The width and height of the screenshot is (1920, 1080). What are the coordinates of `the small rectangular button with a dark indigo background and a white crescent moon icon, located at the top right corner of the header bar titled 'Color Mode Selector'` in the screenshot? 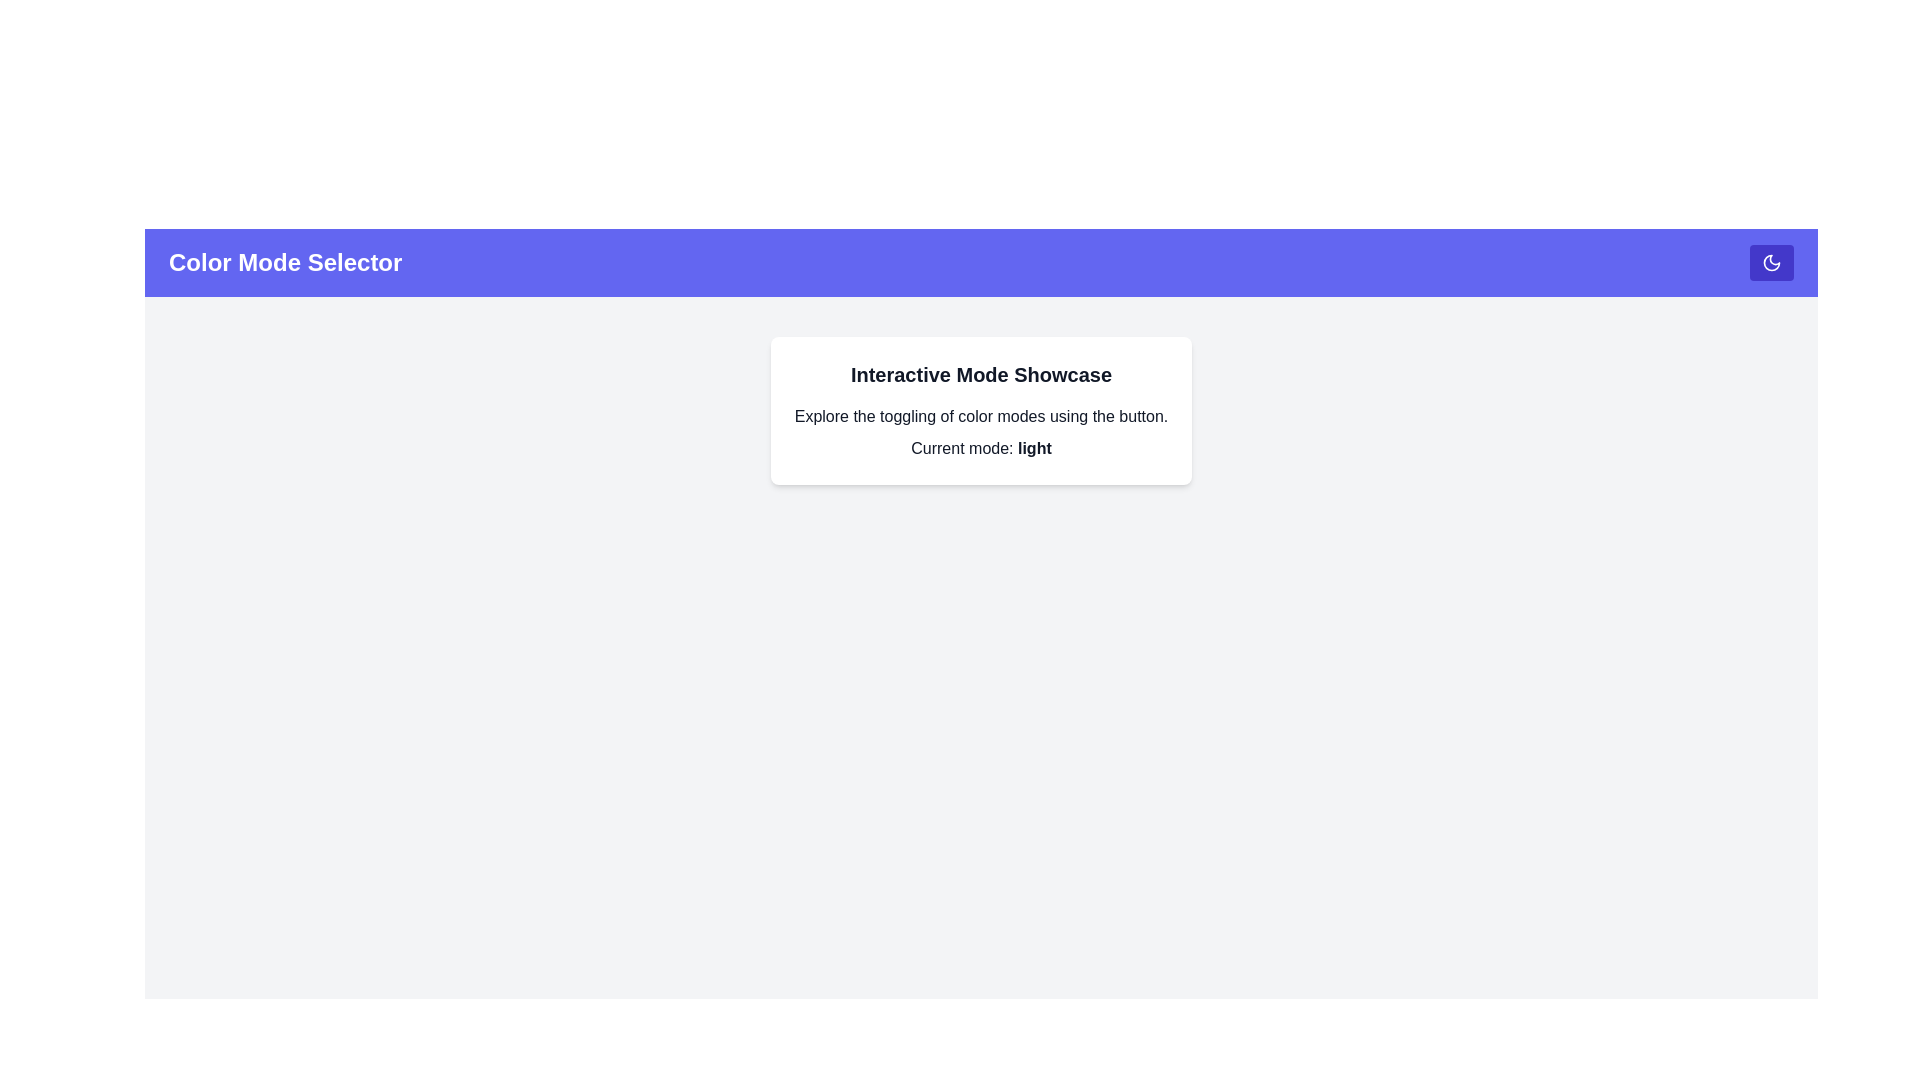 It's located at (1771, 261).